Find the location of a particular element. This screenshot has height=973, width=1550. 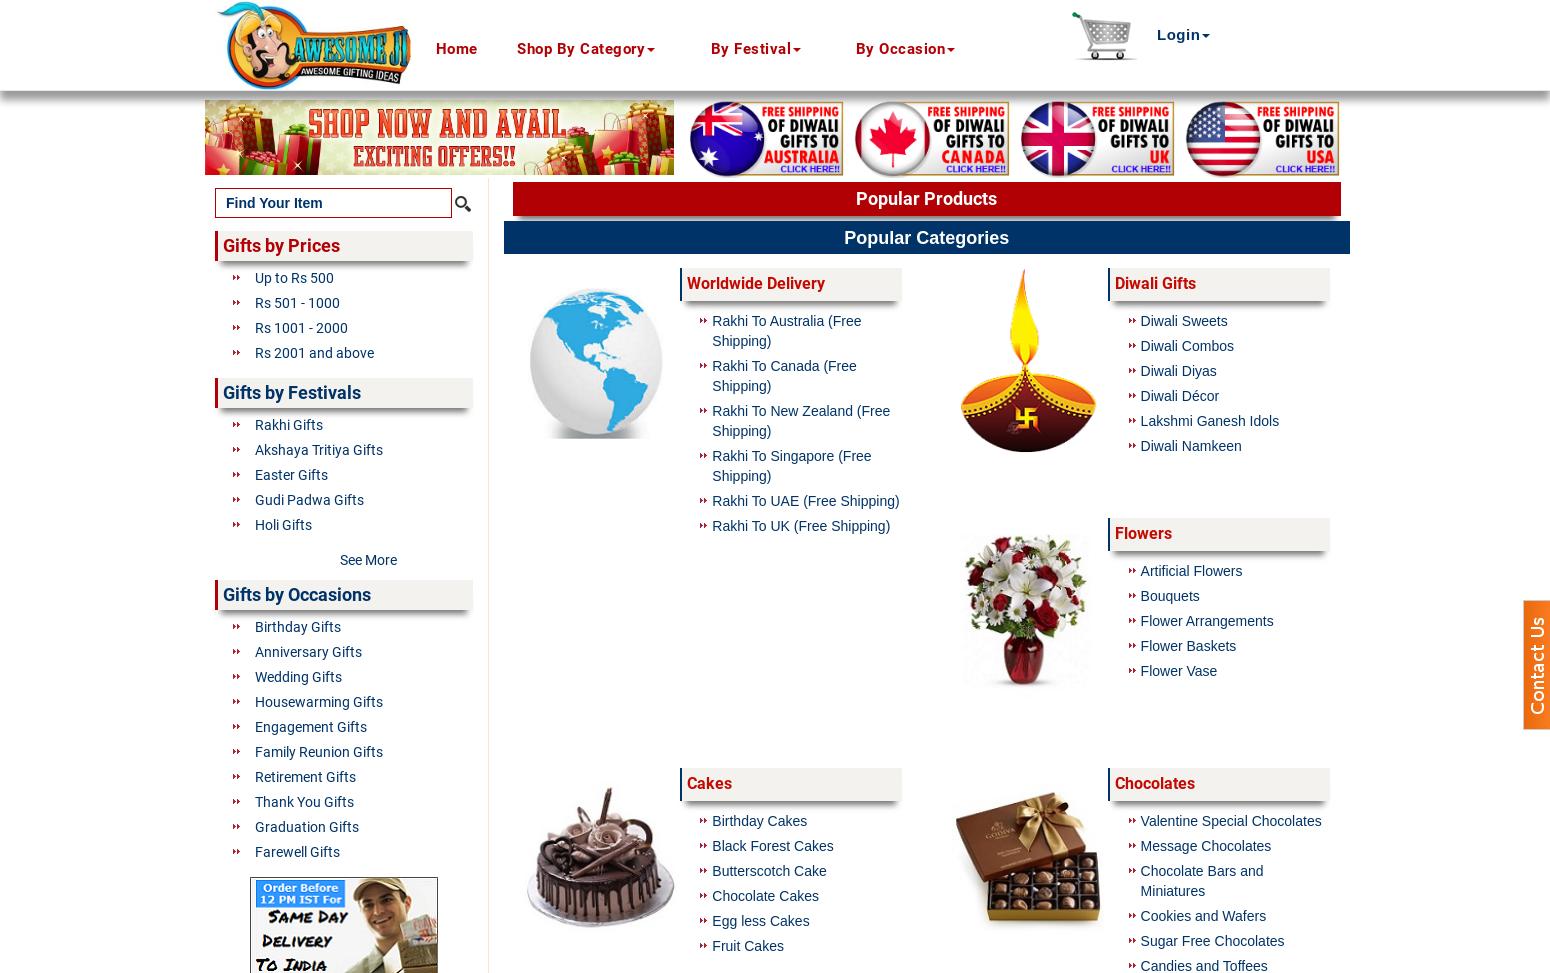

'Birthday Gifts' is located at coordinates (298, 626).